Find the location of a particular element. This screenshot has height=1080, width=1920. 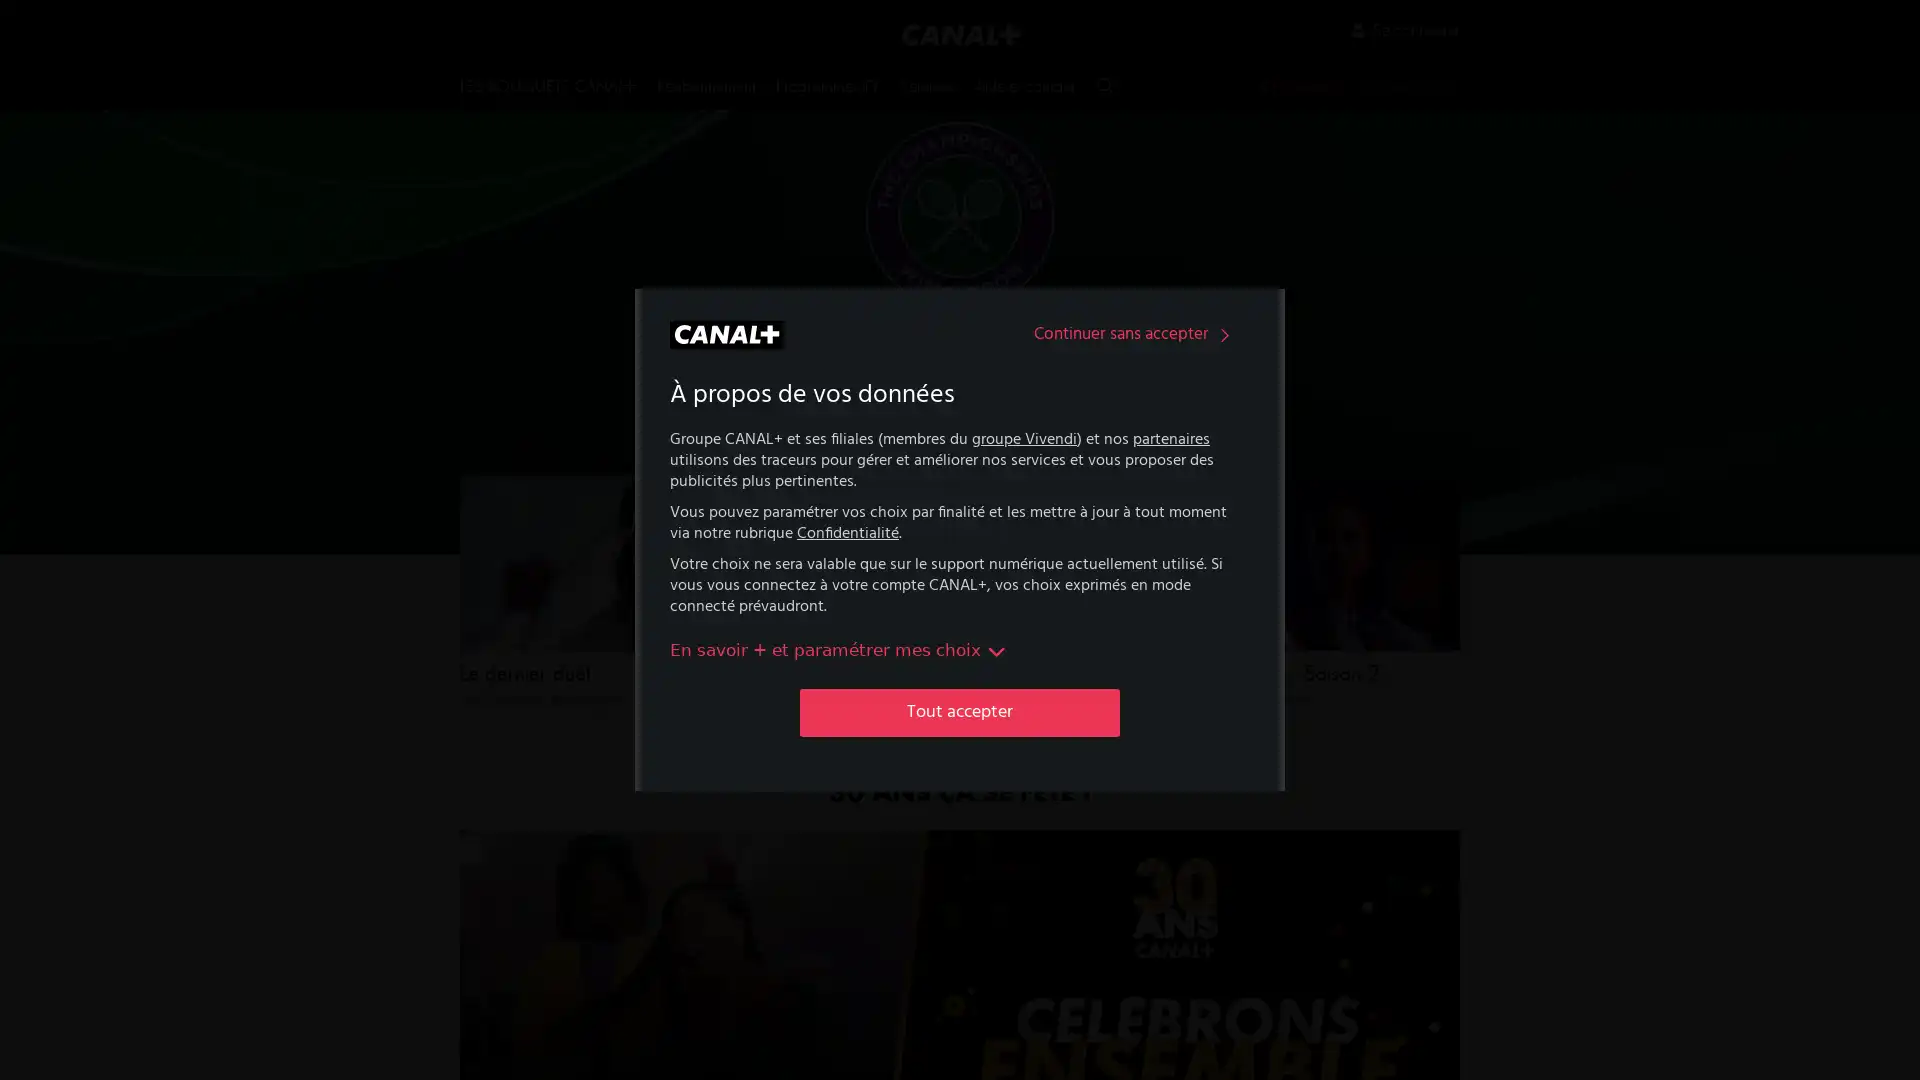

Ghana is located at coordinates (960, 501).